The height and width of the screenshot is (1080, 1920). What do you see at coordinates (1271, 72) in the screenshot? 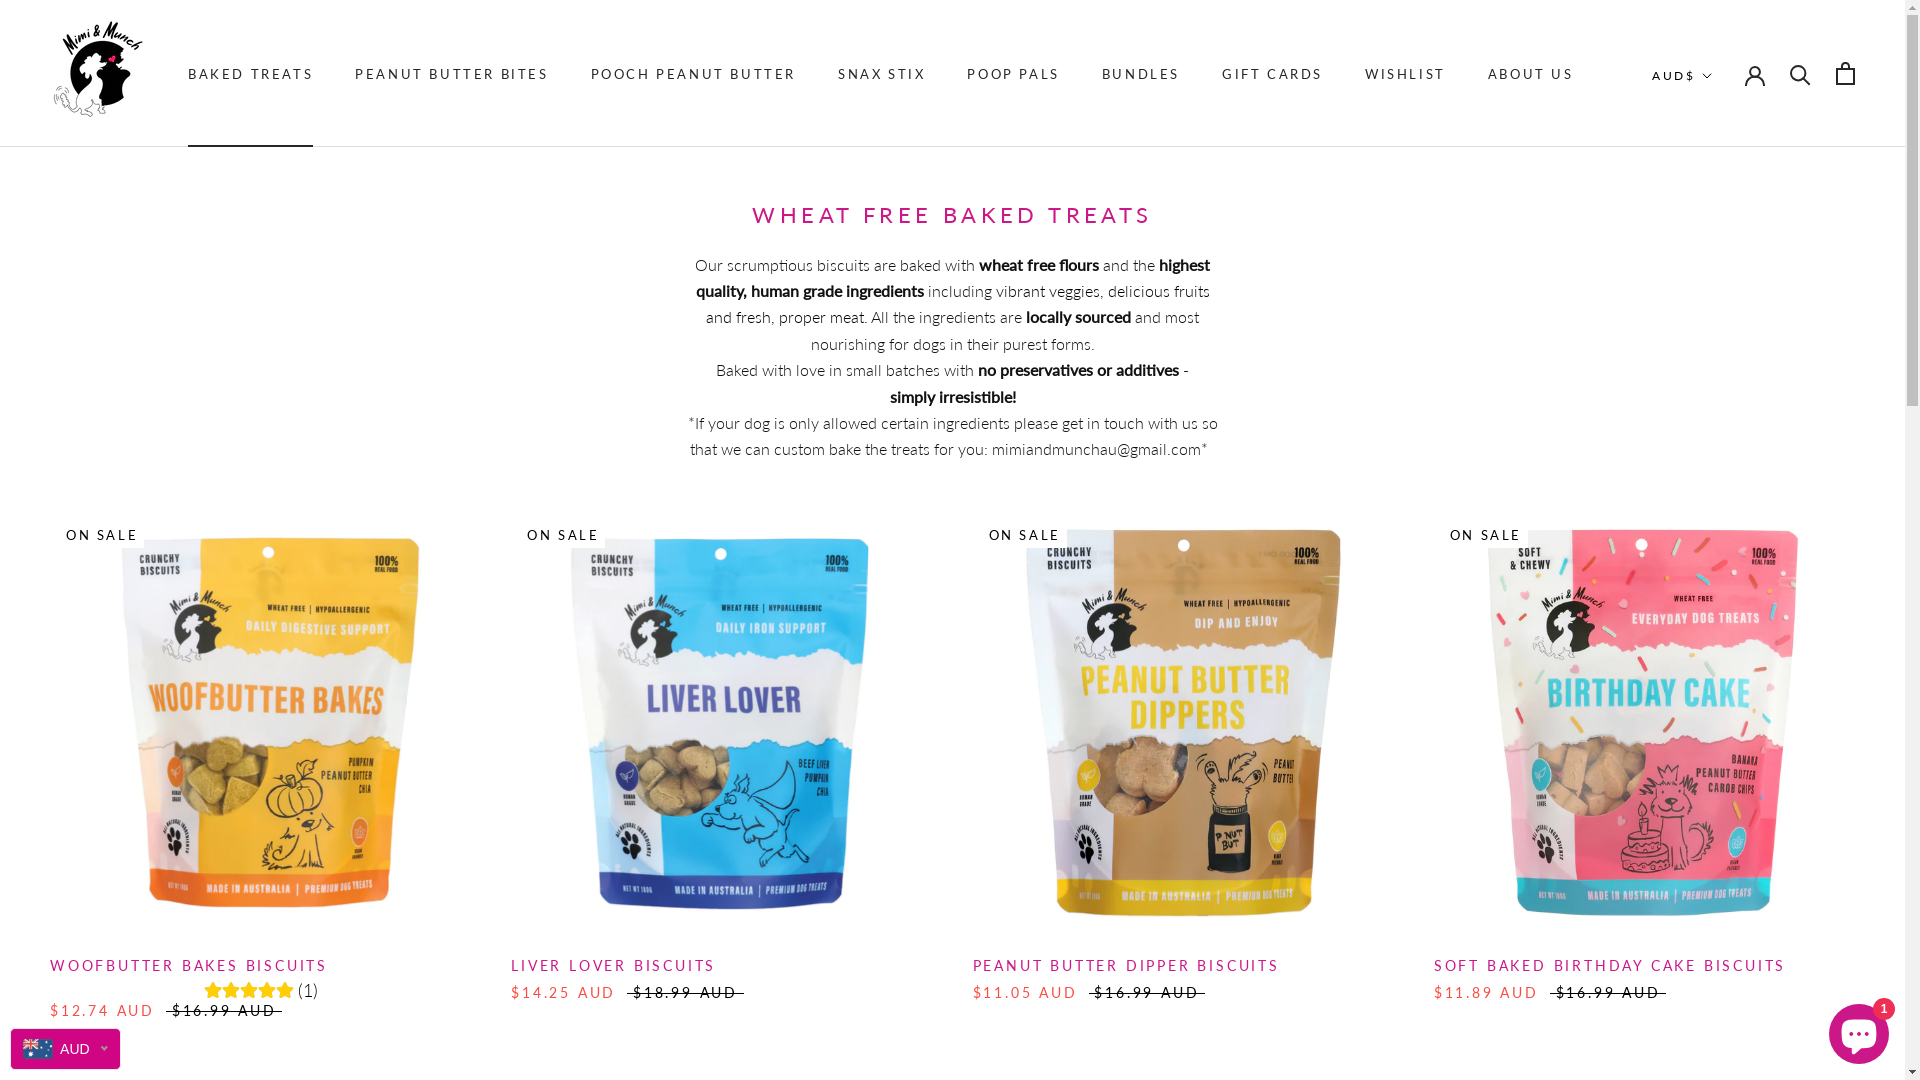
I see `'GIFT CARDS` at bounding box center [1271, 72].